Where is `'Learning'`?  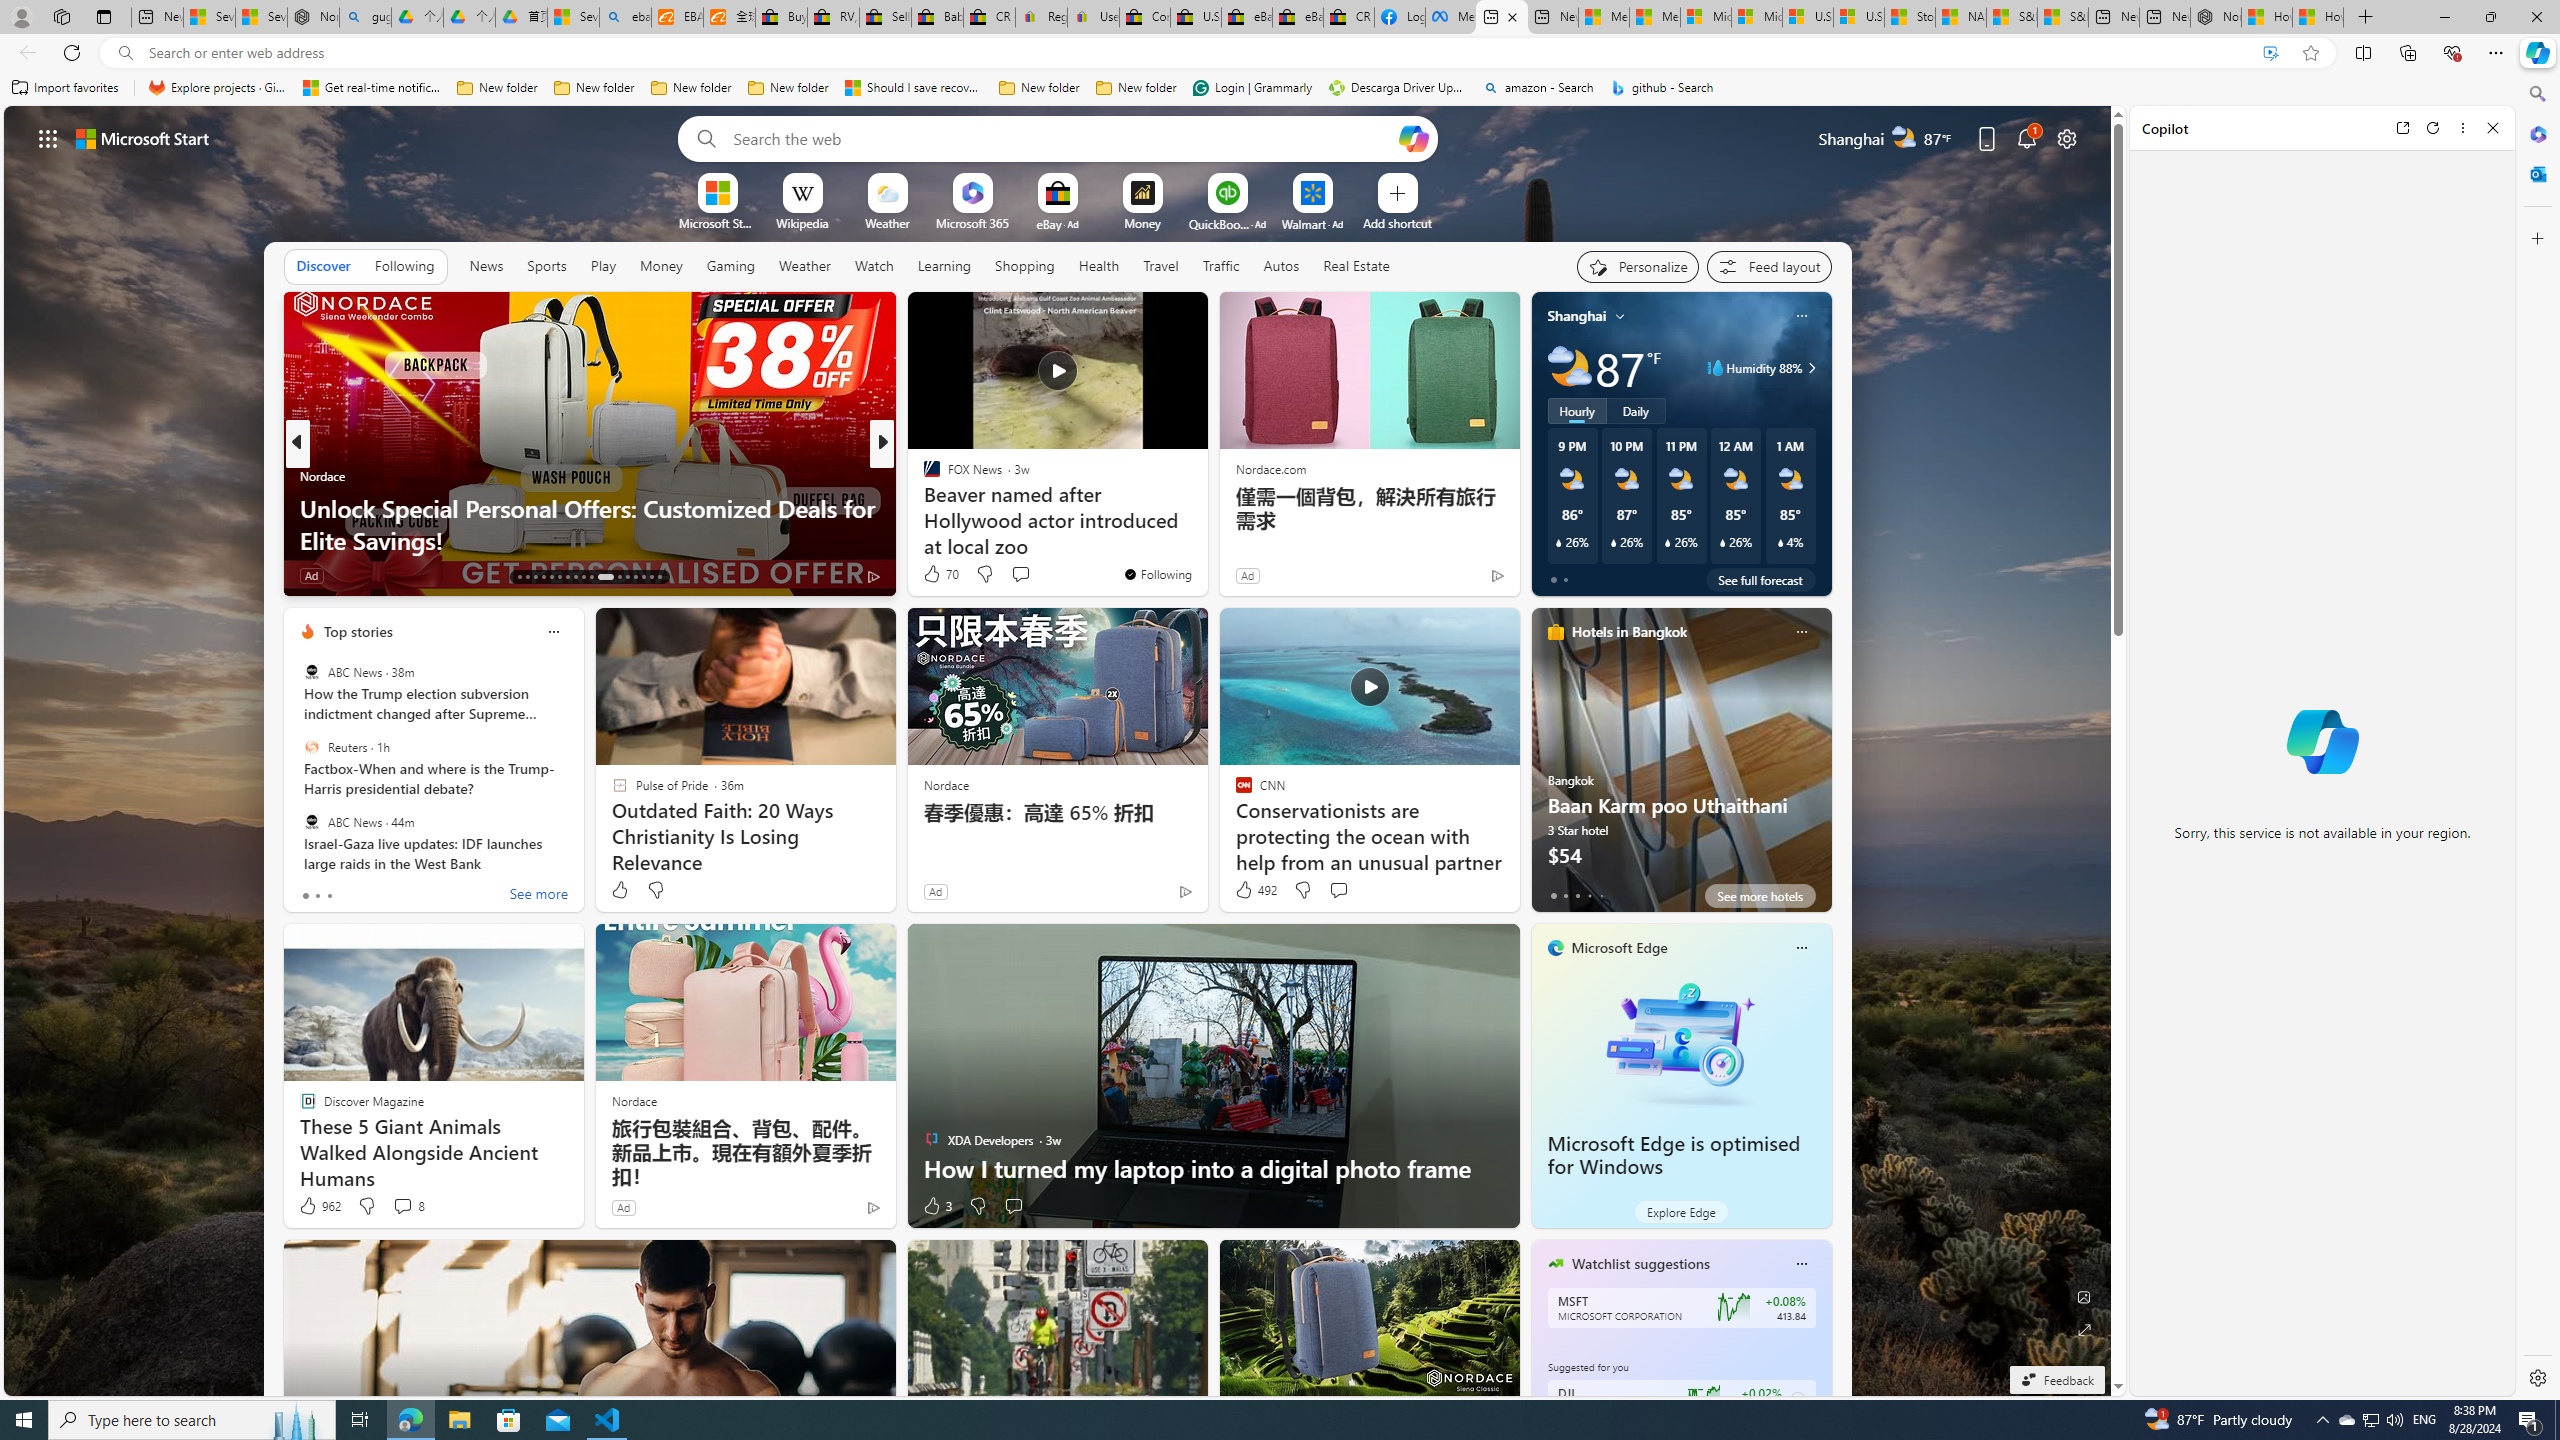
'Learning' is located at coordinates (943, 265).